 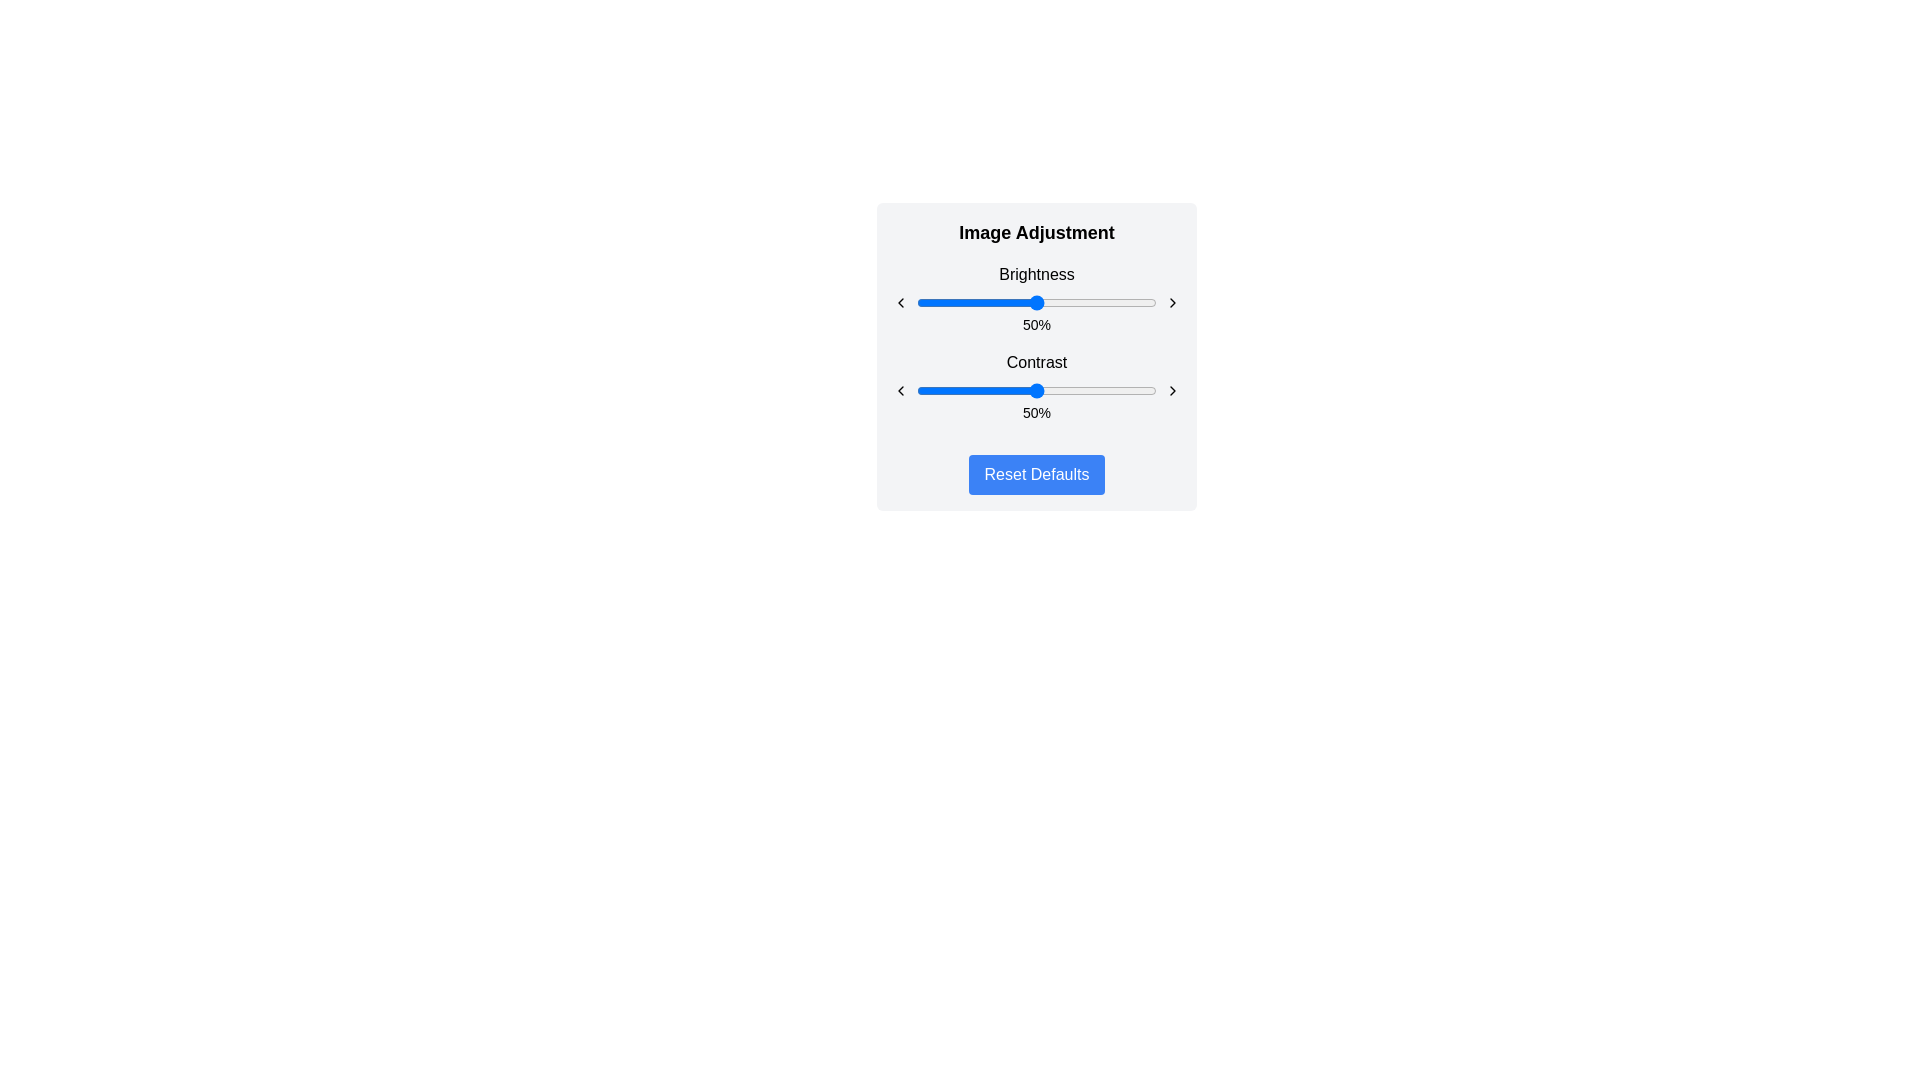 I want to click on contrast, so click(x=1110, y=390).